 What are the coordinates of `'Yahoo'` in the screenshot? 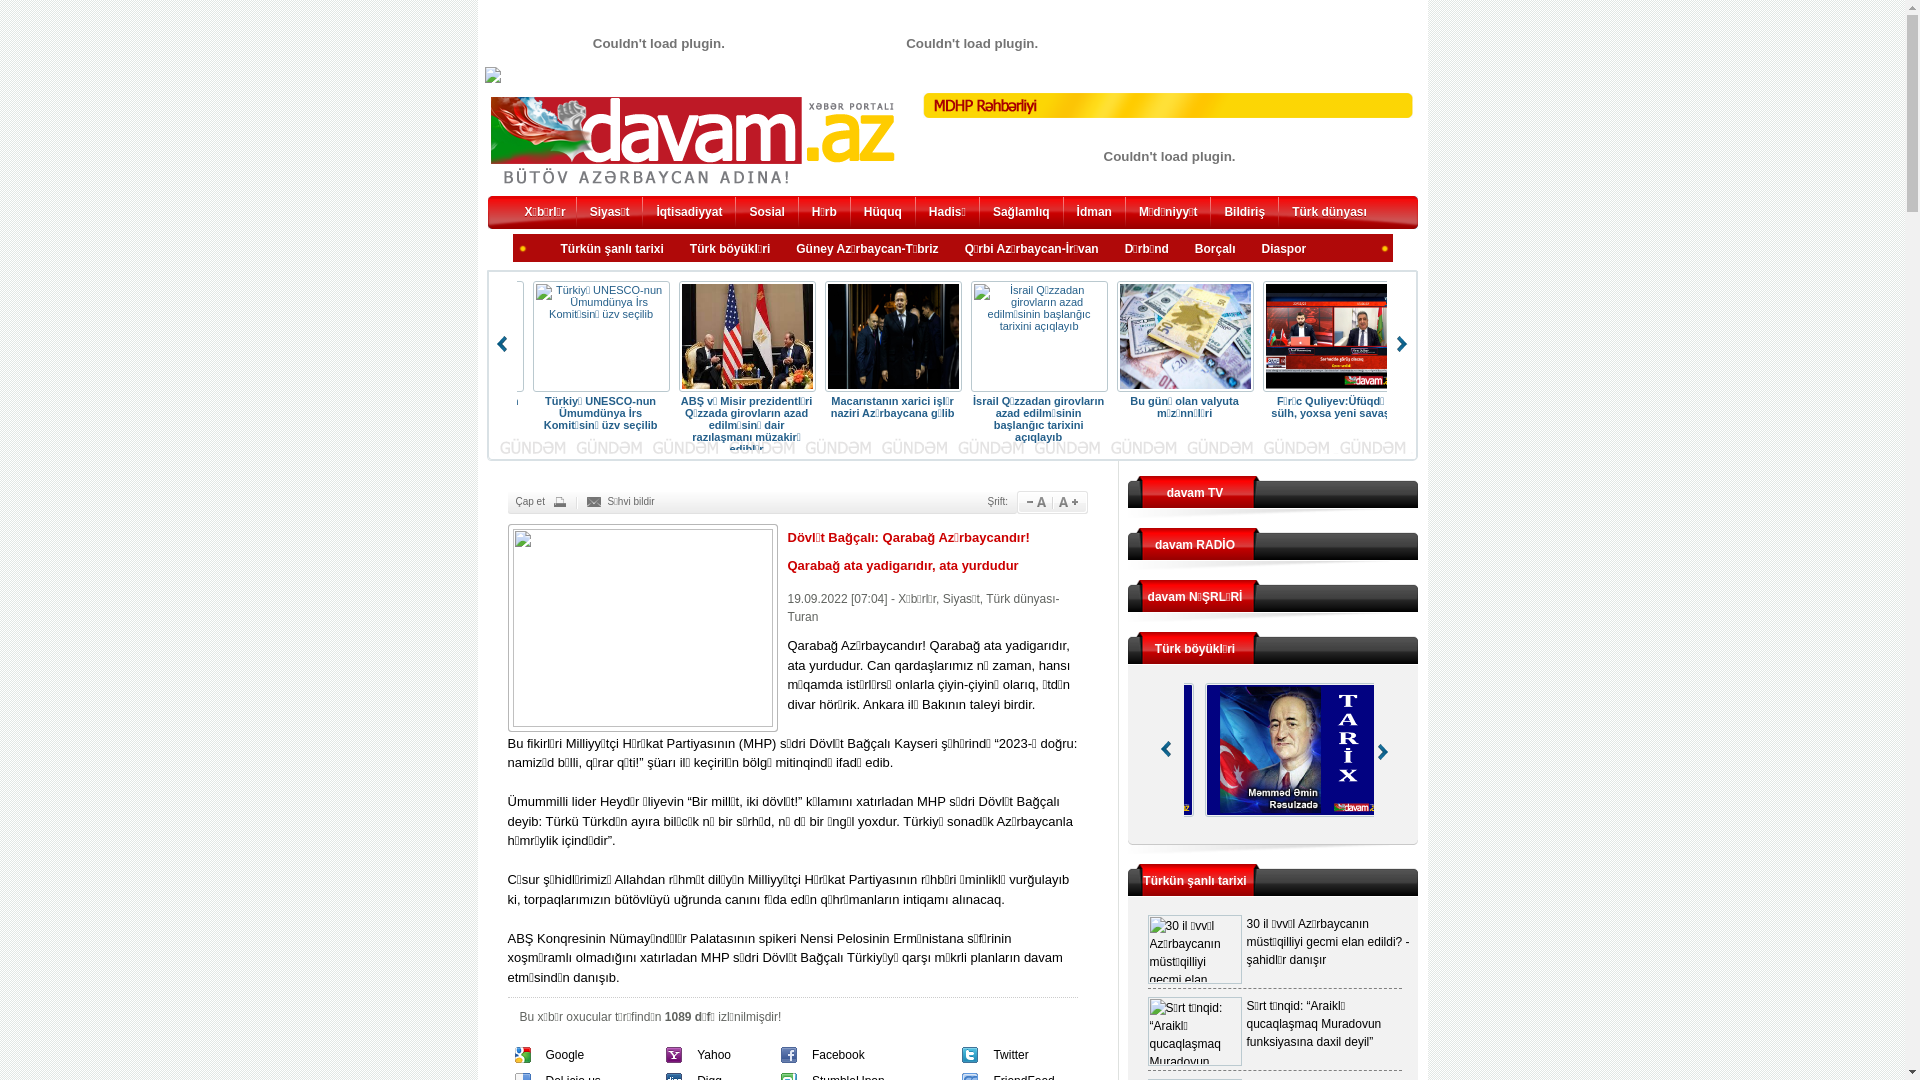 It's located at (714, 1054).